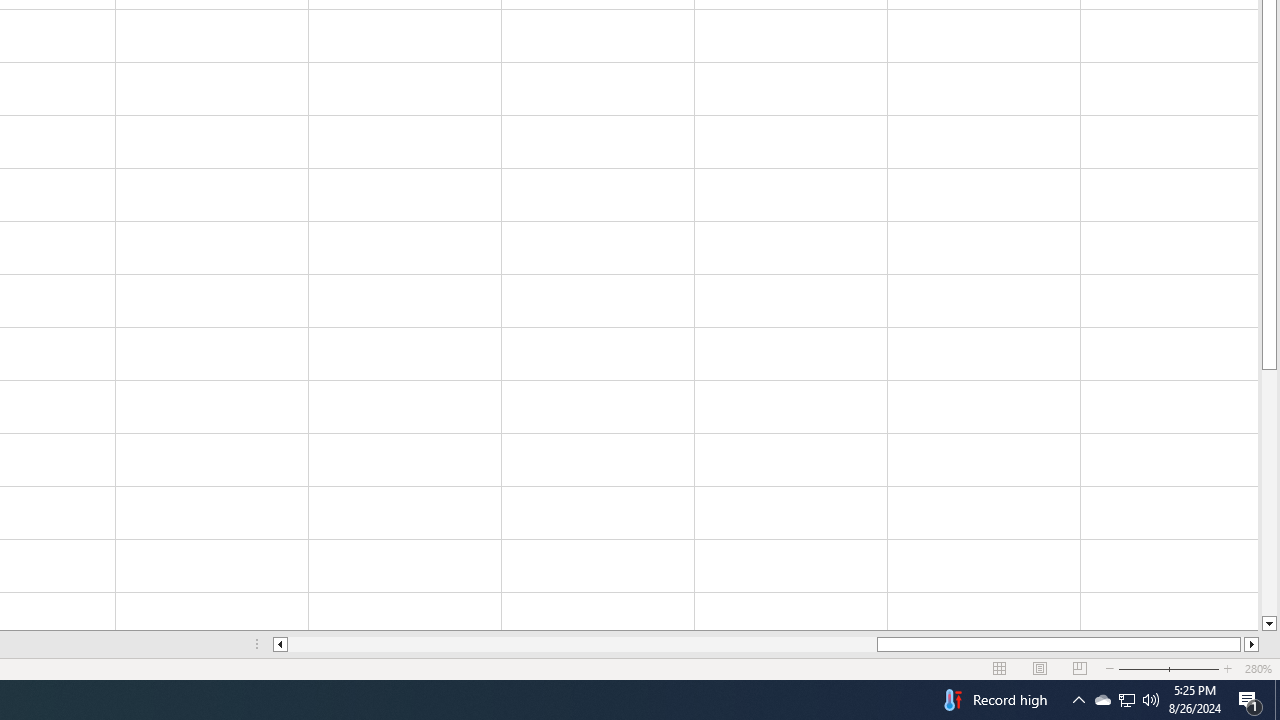  Describe the element at coordinates (1268, 623) in the screenshot. I see `'Line down'` at that location.